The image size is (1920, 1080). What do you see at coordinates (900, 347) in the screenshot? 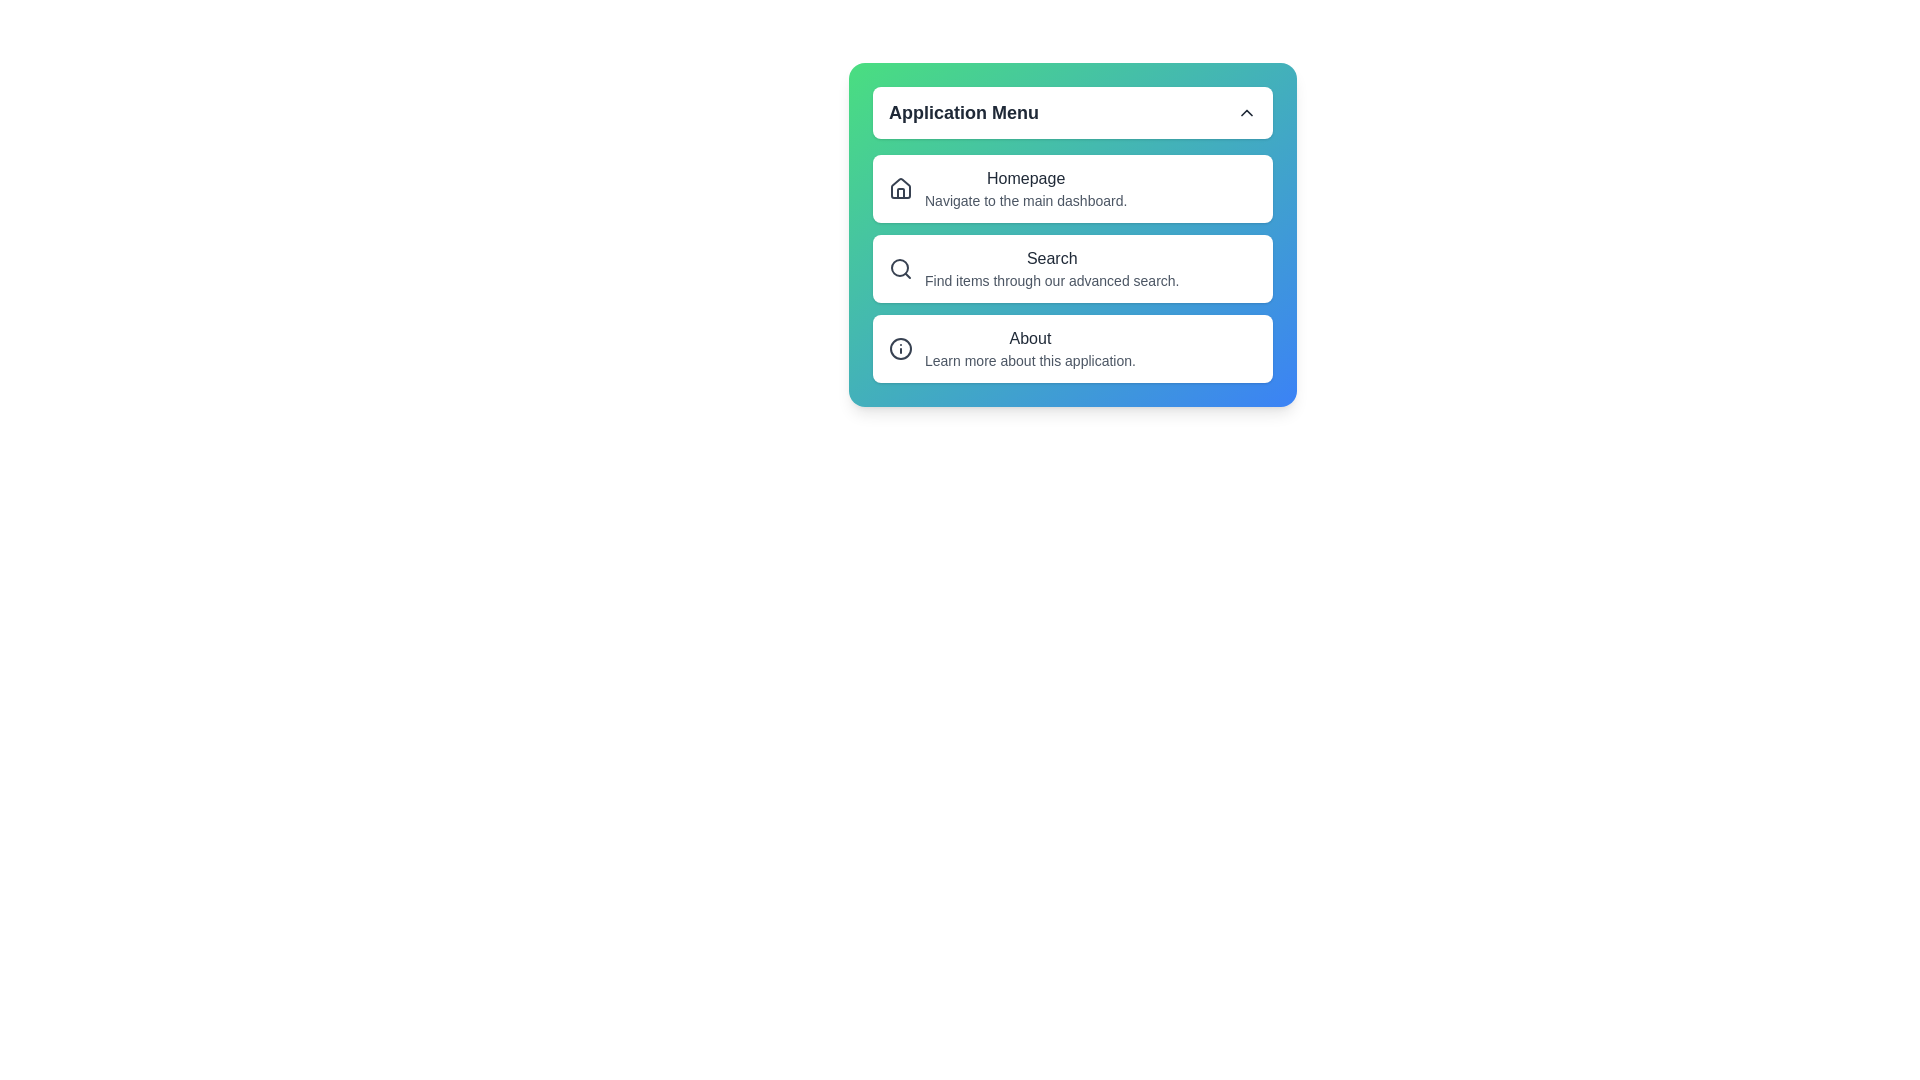
I see `the icon corresponding to About in the menu` at bounding box center [900, 347].